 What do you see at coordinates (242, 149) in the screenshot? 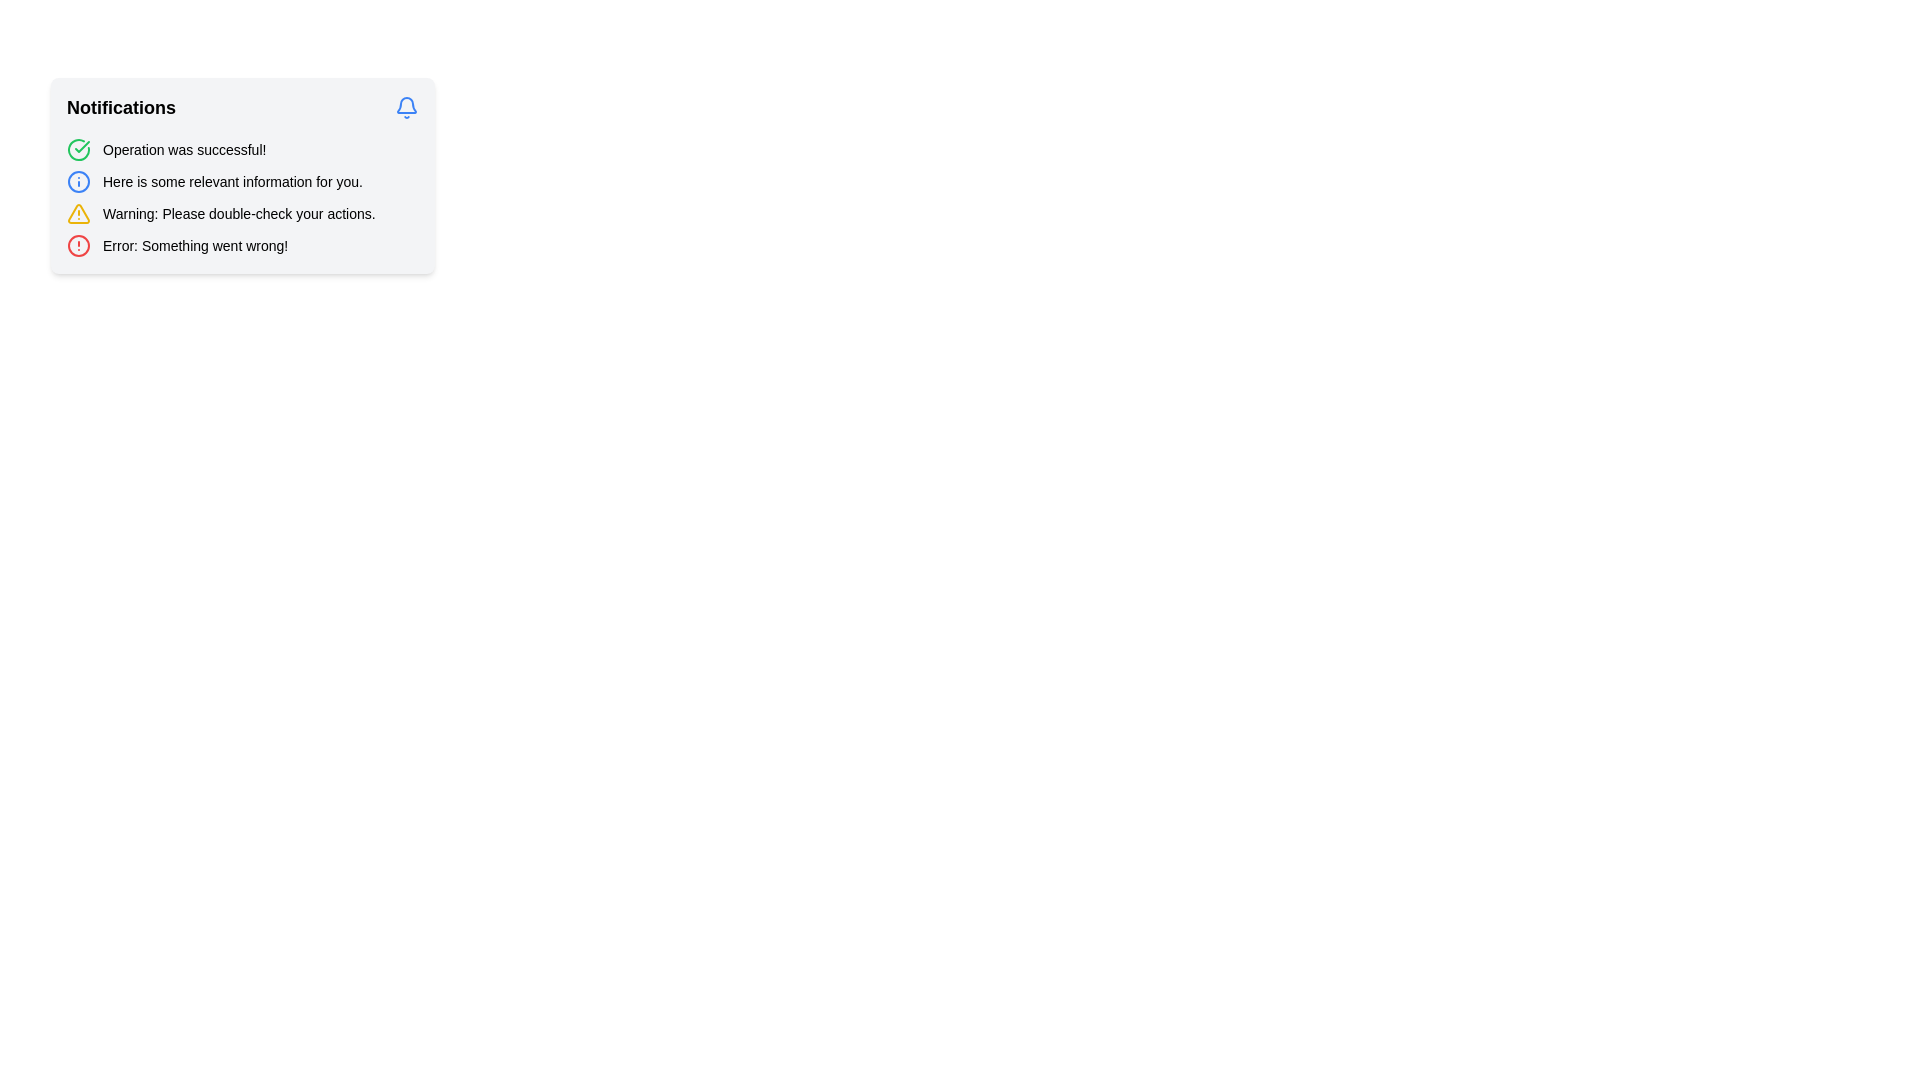
I see `success message displayed in the first notification item located beneath the 'Notifications' heading` at bounding box center [242, 149].